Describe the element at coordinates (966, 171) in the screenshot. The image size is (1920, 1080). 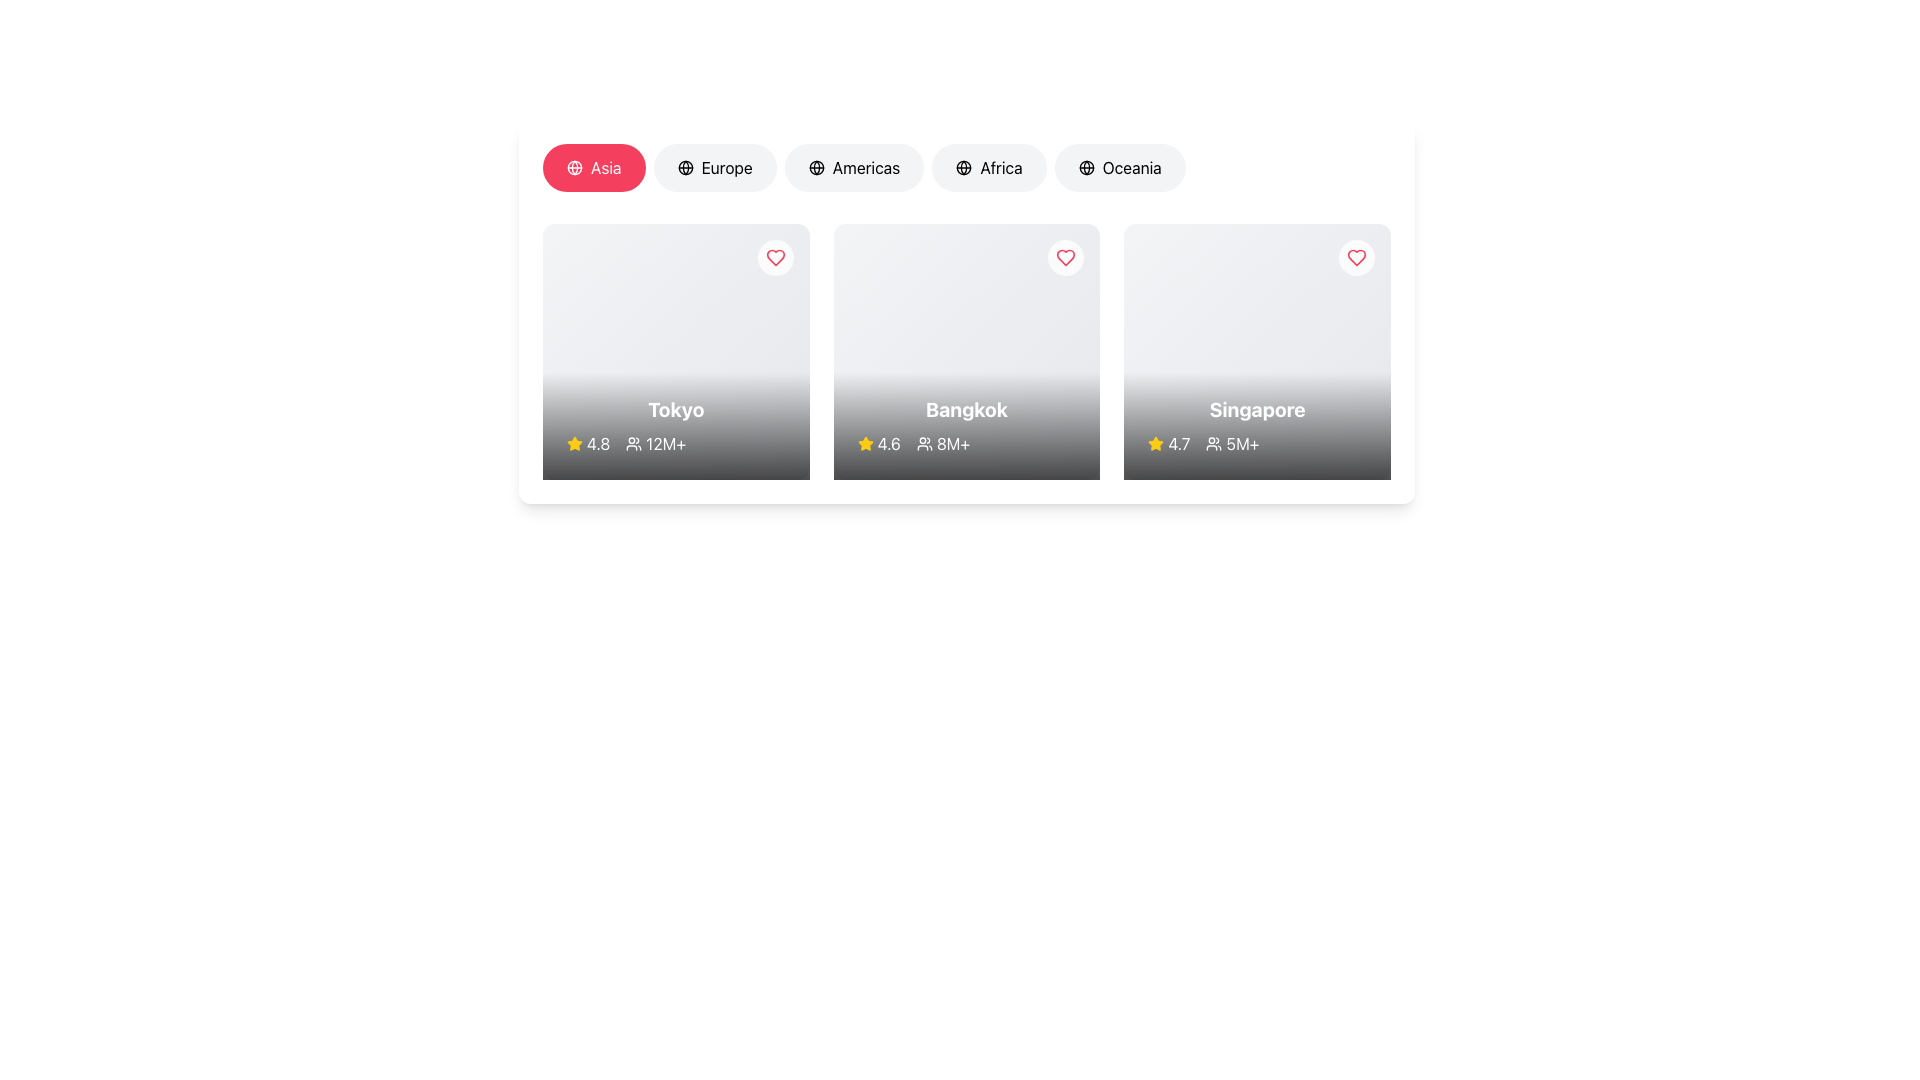
I see `the region button on the horizontal scrollable tab bar located near the top of the interface to trigger the highlight effect` at that location.